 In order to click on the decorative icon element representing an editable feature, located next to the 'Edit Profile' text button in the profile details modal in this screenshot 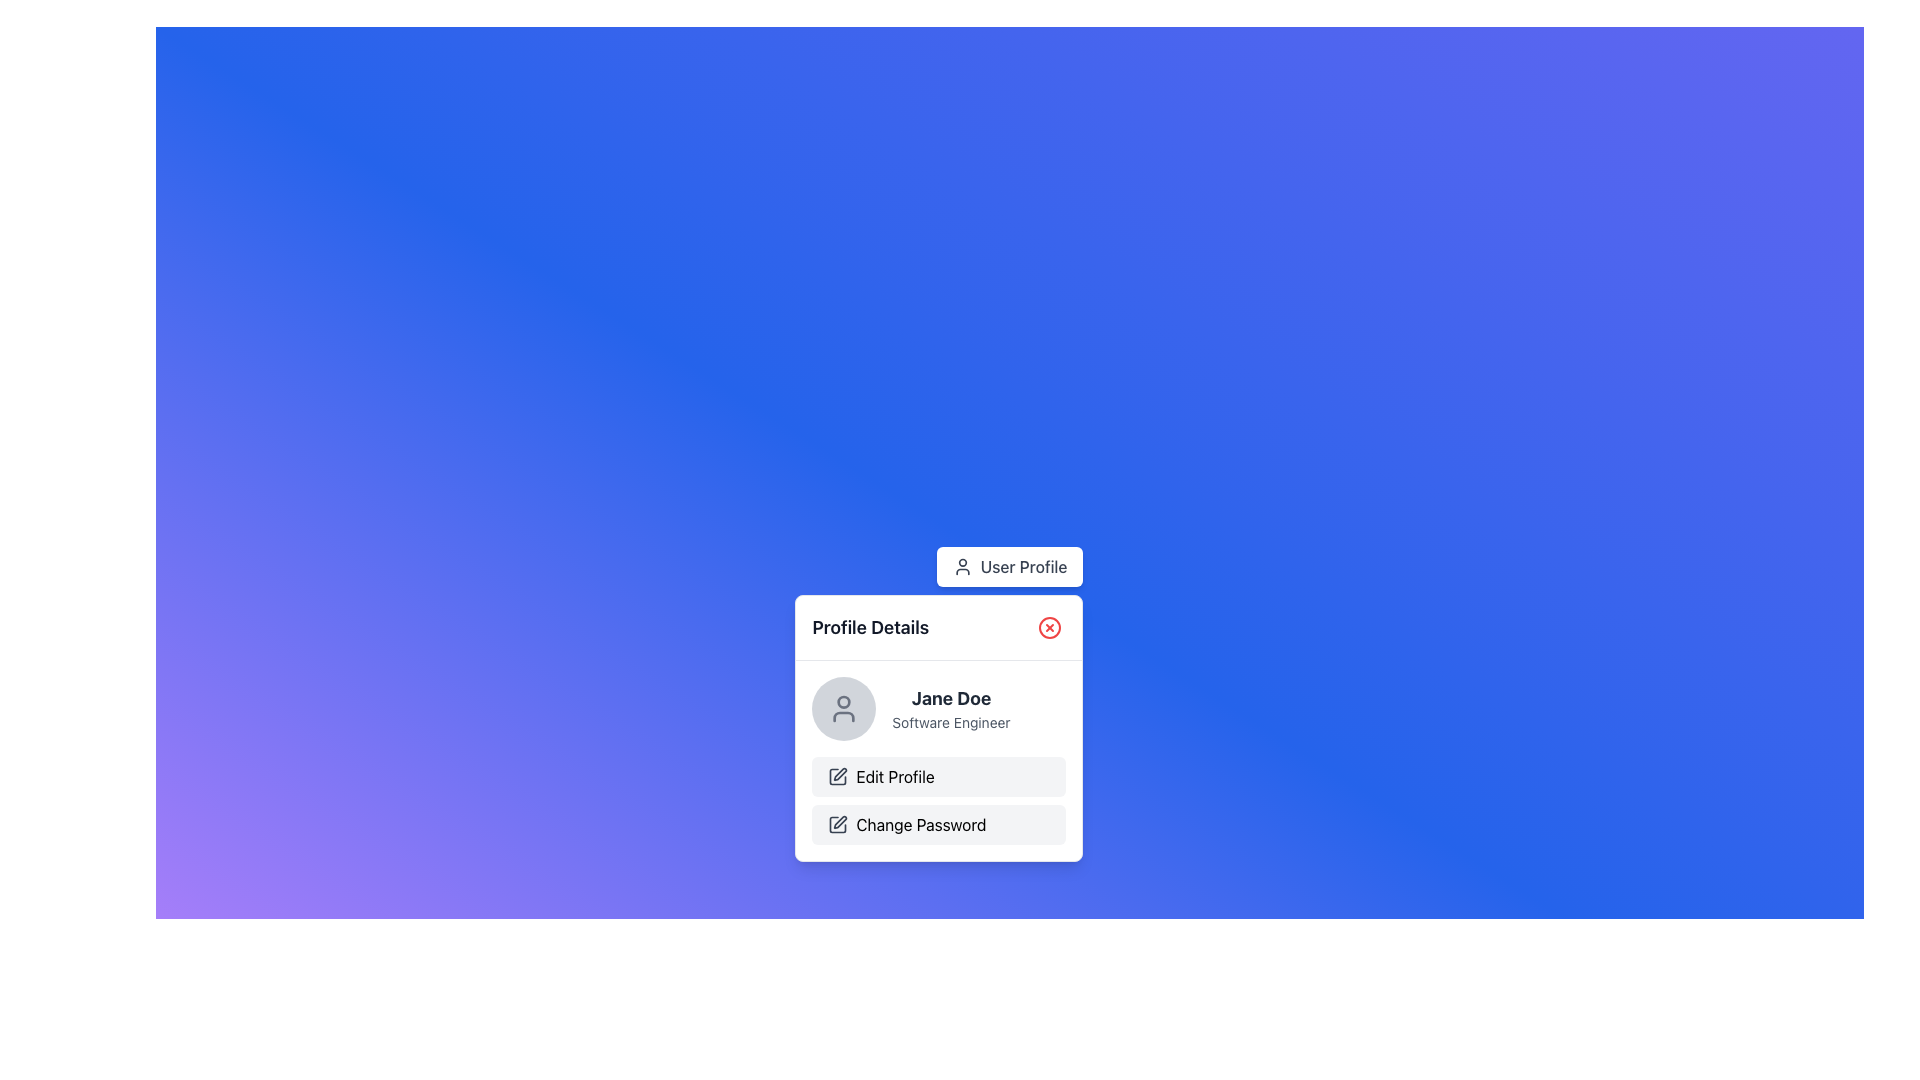, I will do `click(838, 775)`.